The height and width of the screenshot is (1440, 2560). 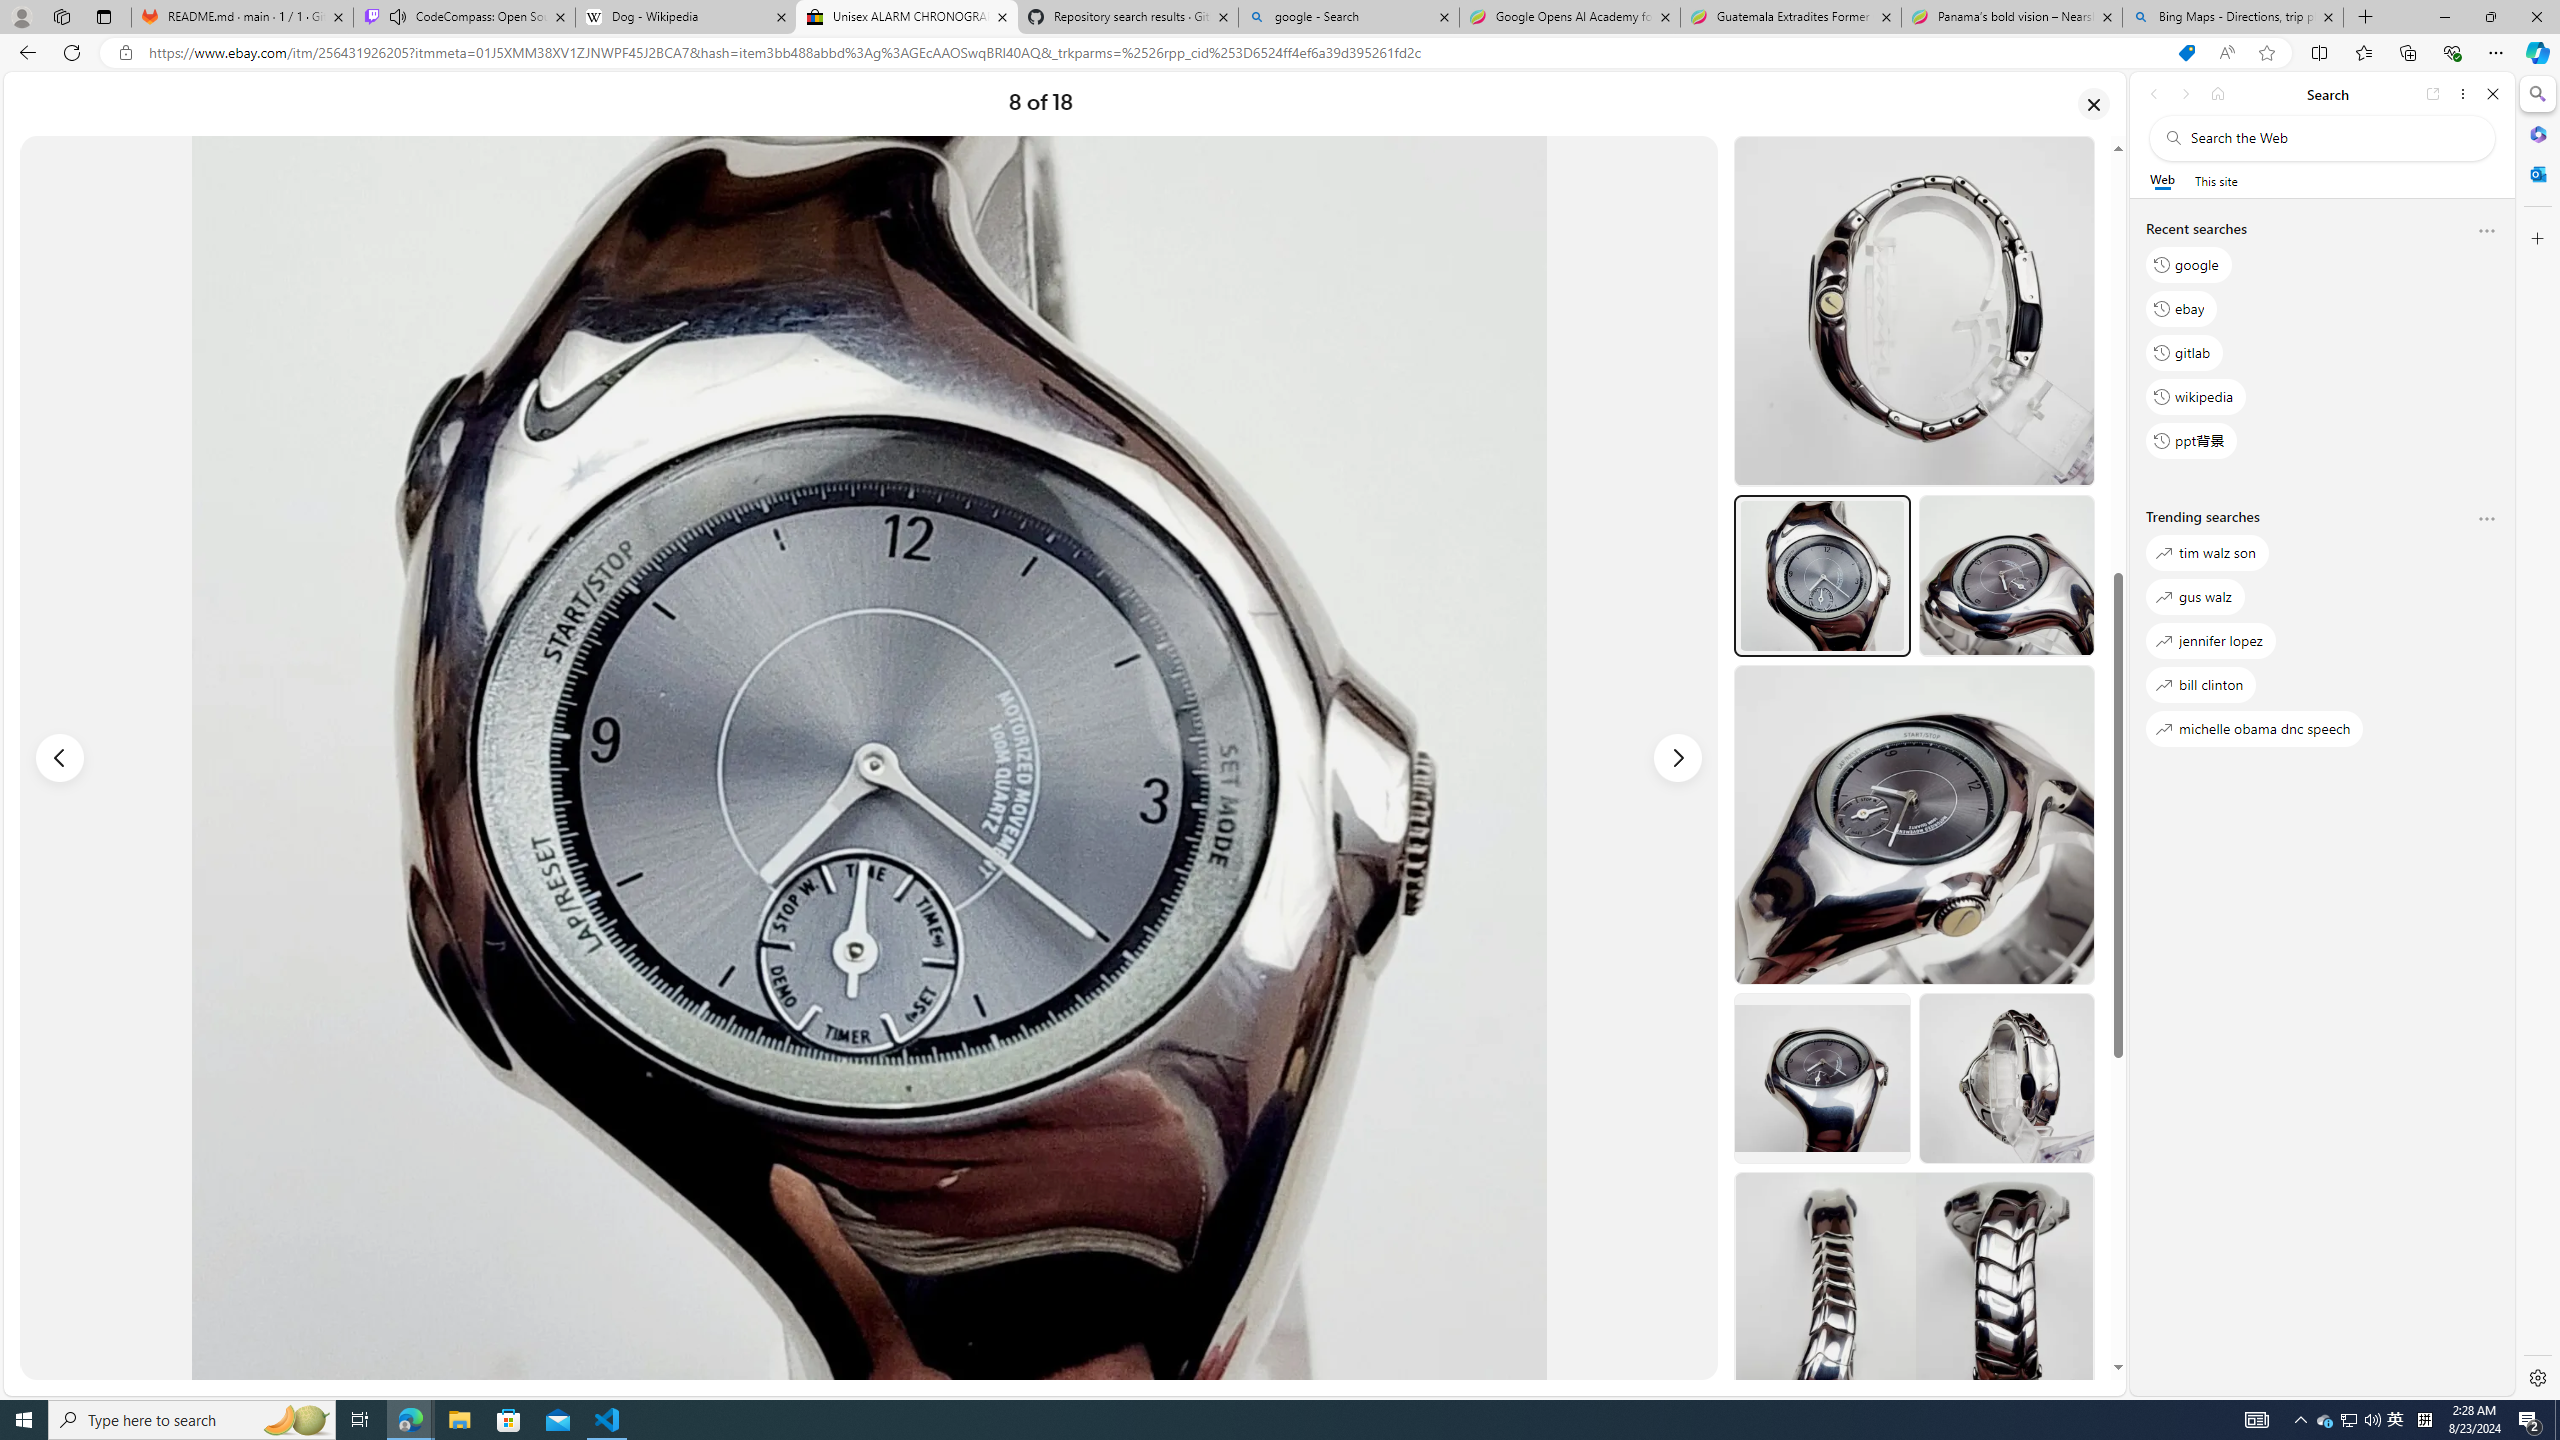 I want to click on 'gitlab', so click(x=2184, y=352).